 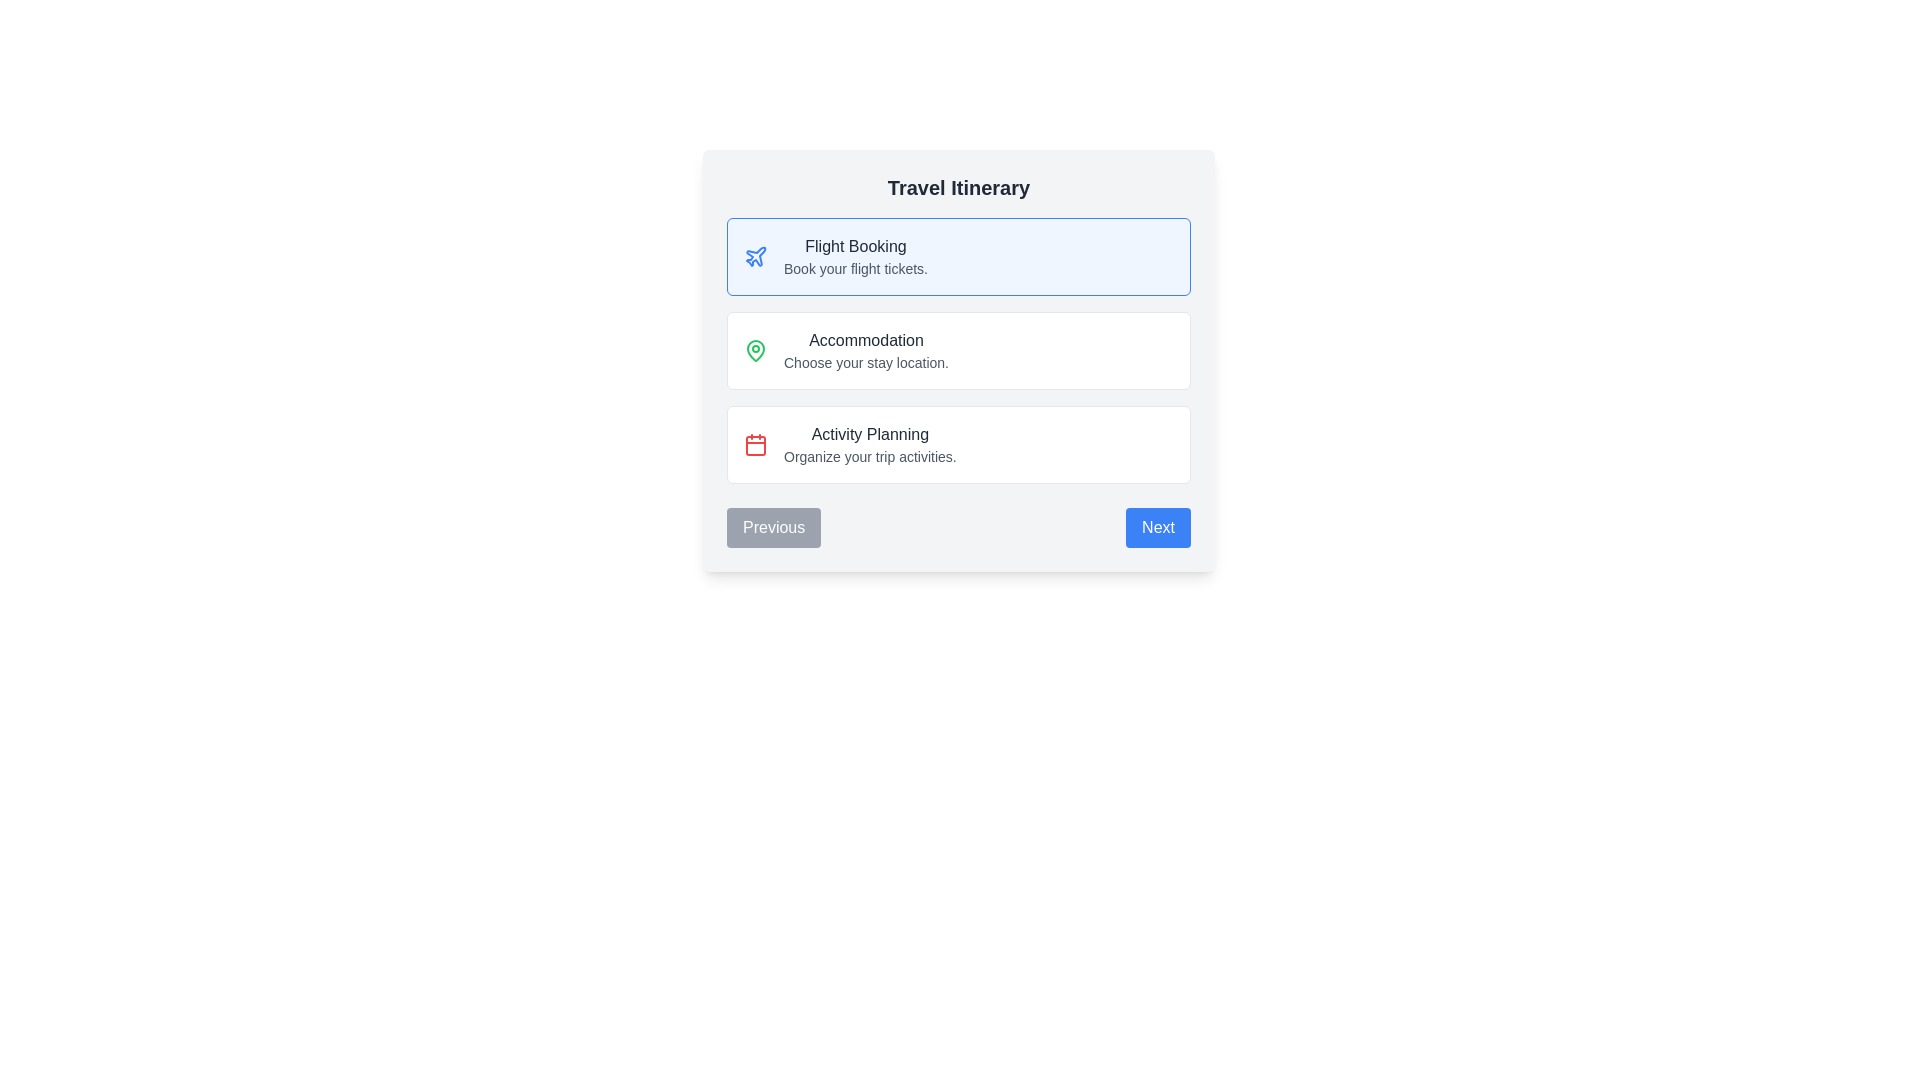 I want to click on the core part of the calendar icon, which is positioned to the left of the 'Activity Planning' text description, so click(x=754, y=445).